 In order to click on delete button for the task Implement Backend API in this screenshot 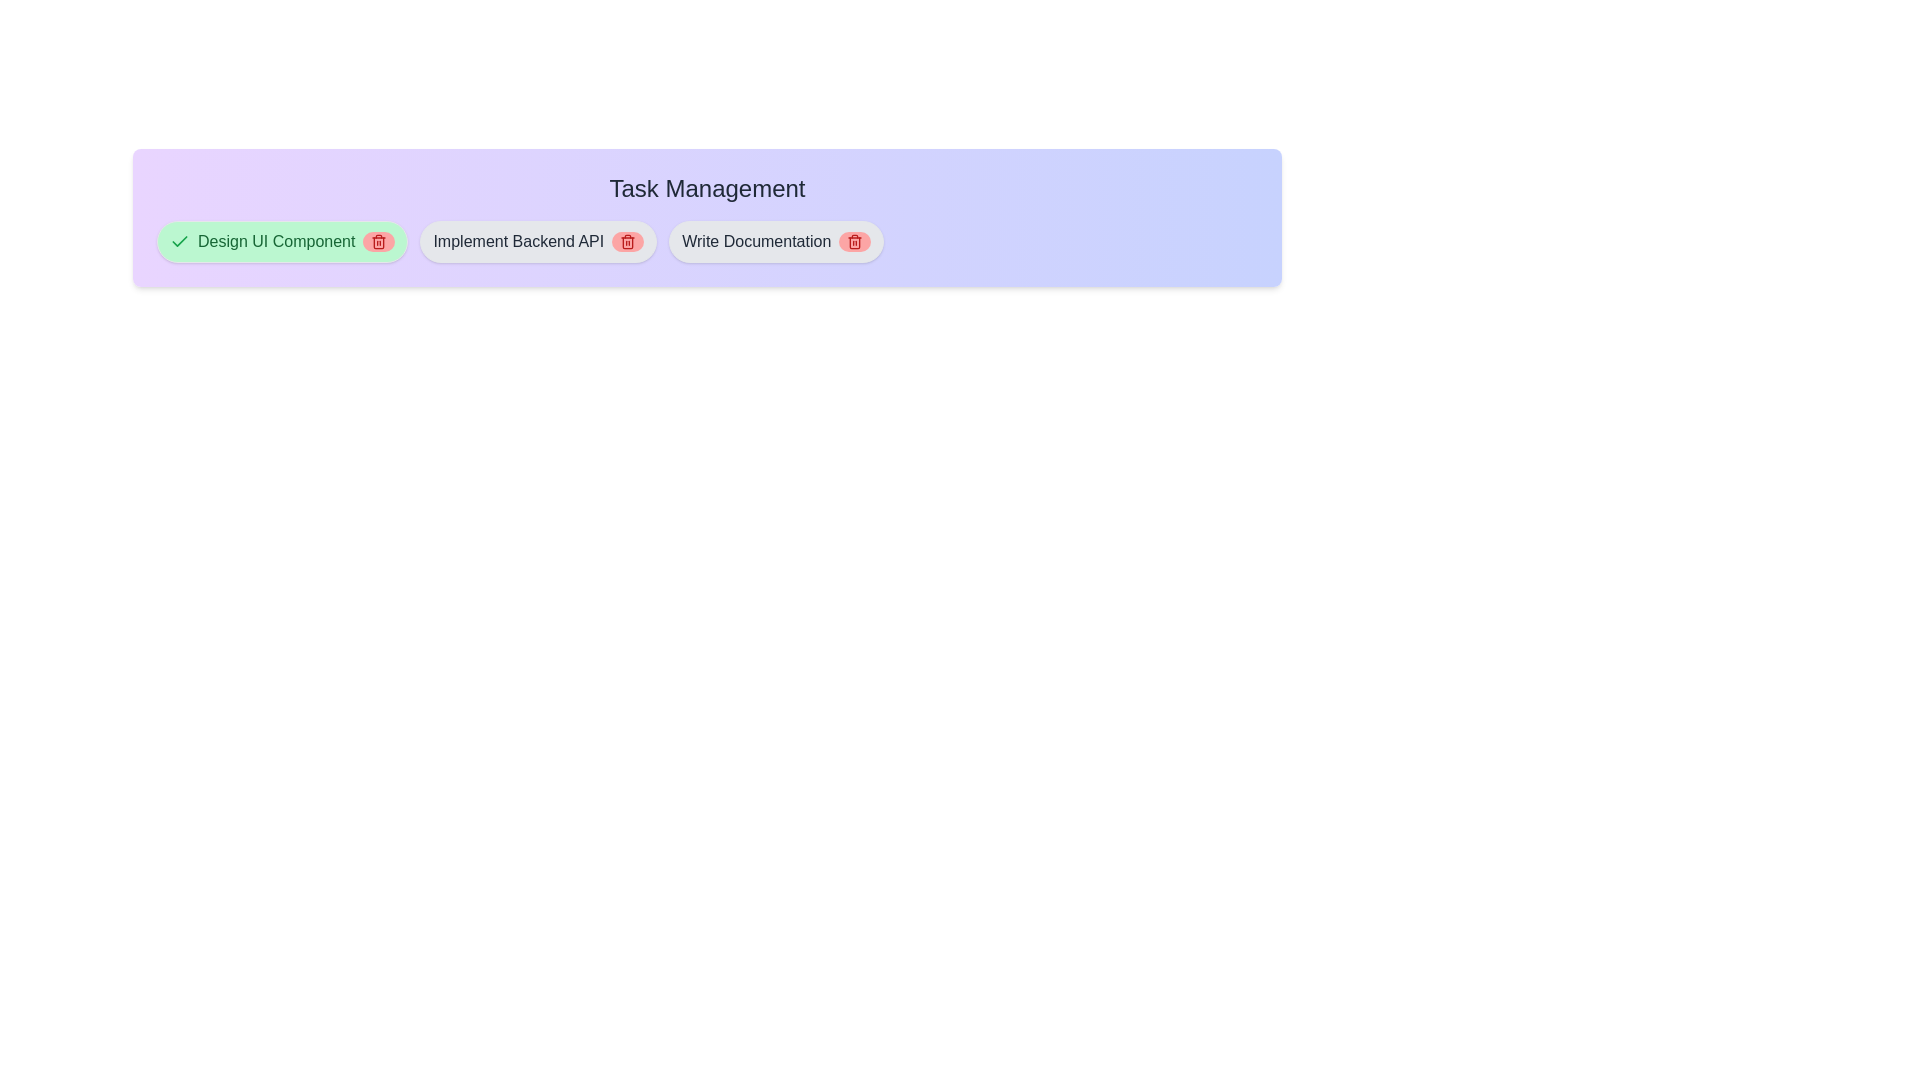, I will do `click(627, 241)`.